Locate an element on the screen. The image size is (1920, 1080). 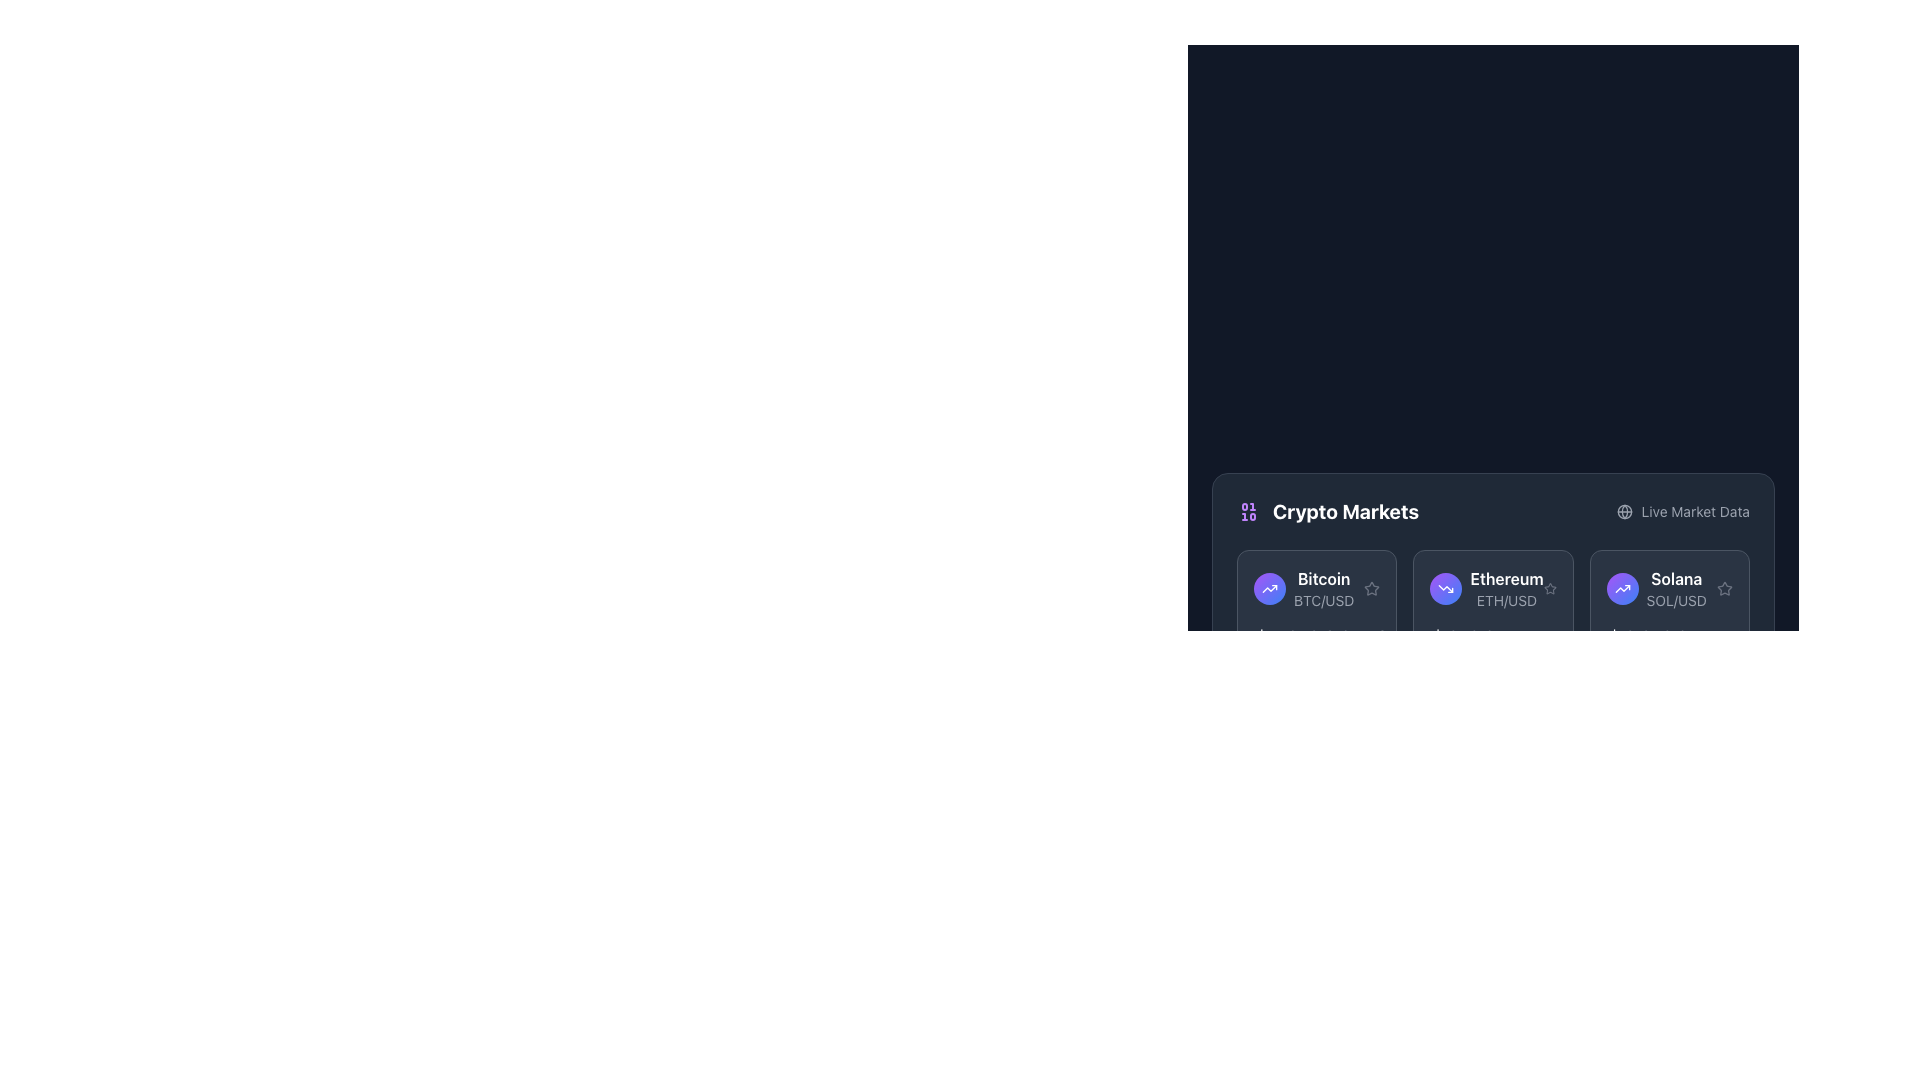
the Favorite toggle icon (SVG) located at the far right of the 'Solana SOL/USD' card to toggle its favorite status is located at coordinates (1723, 588).